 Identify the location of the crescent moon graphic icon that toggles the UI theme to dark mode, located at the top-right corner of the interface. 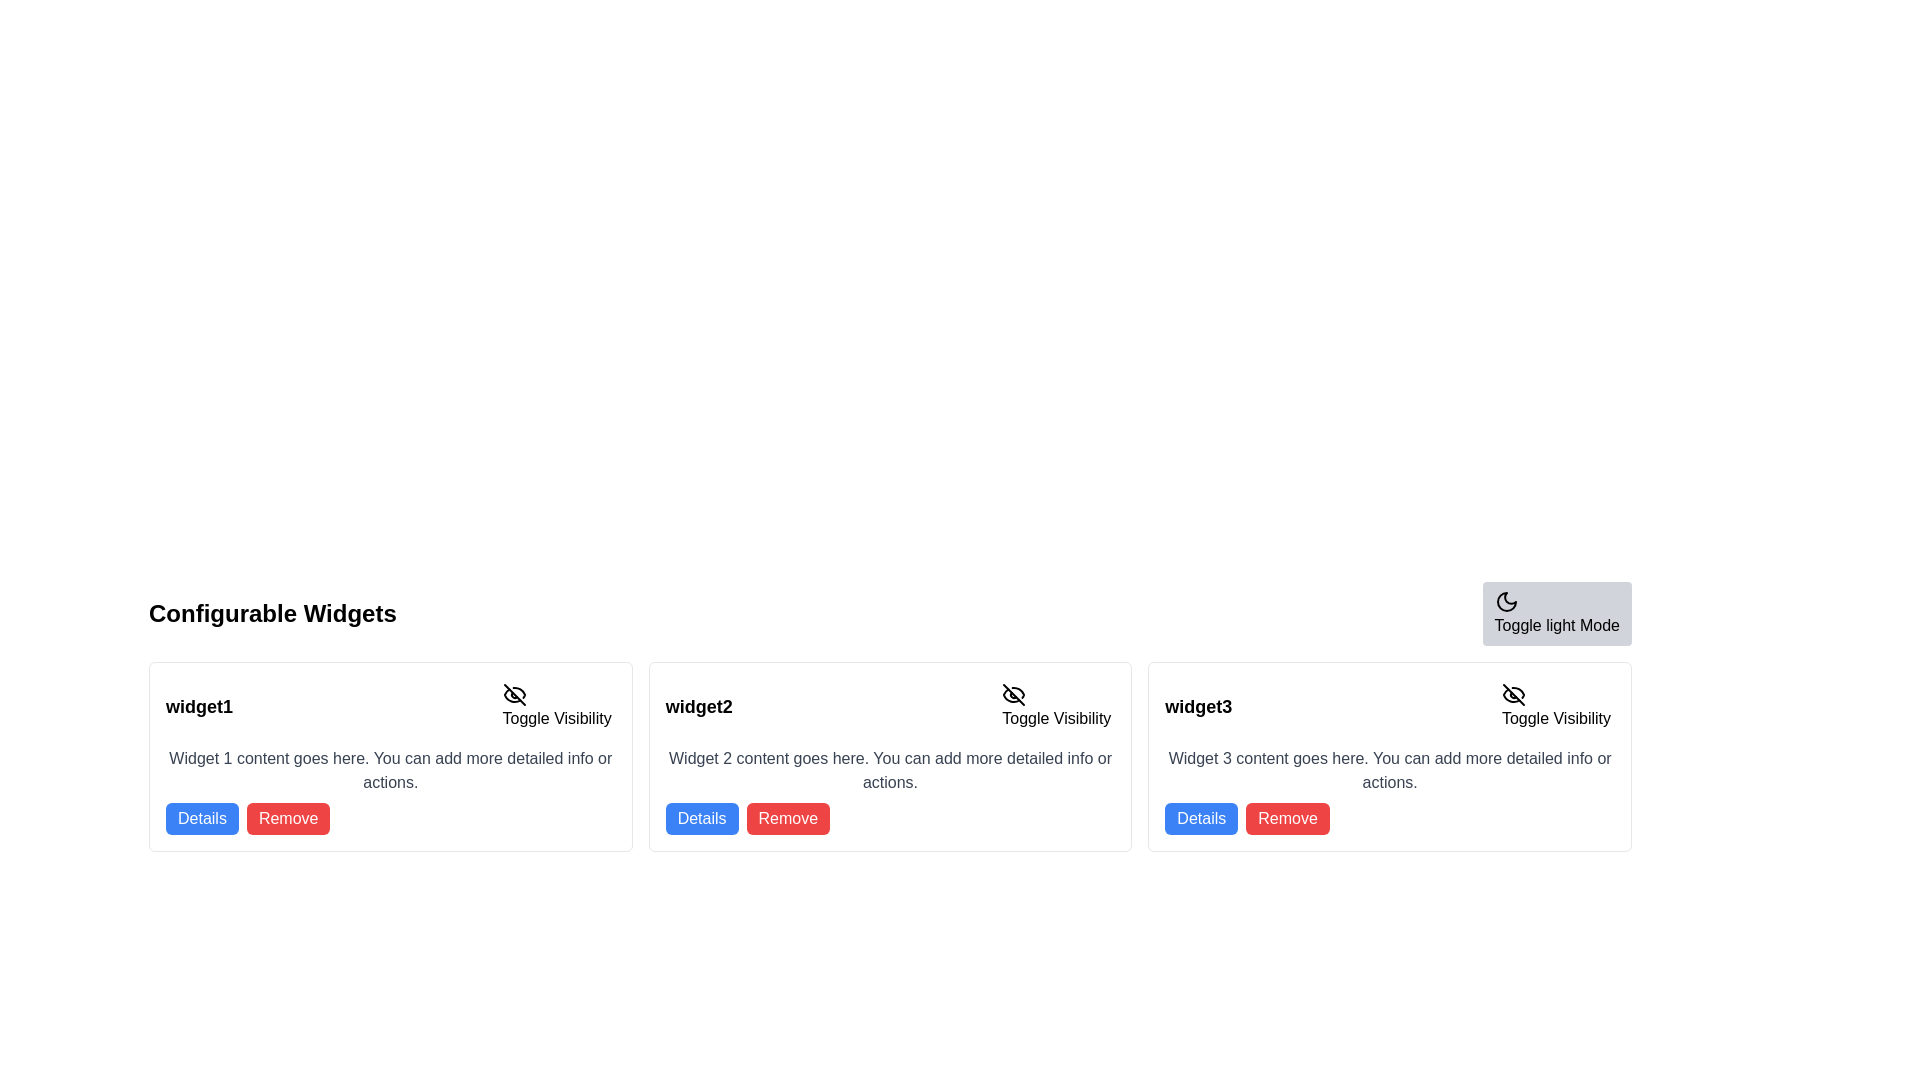
(1506, 600).